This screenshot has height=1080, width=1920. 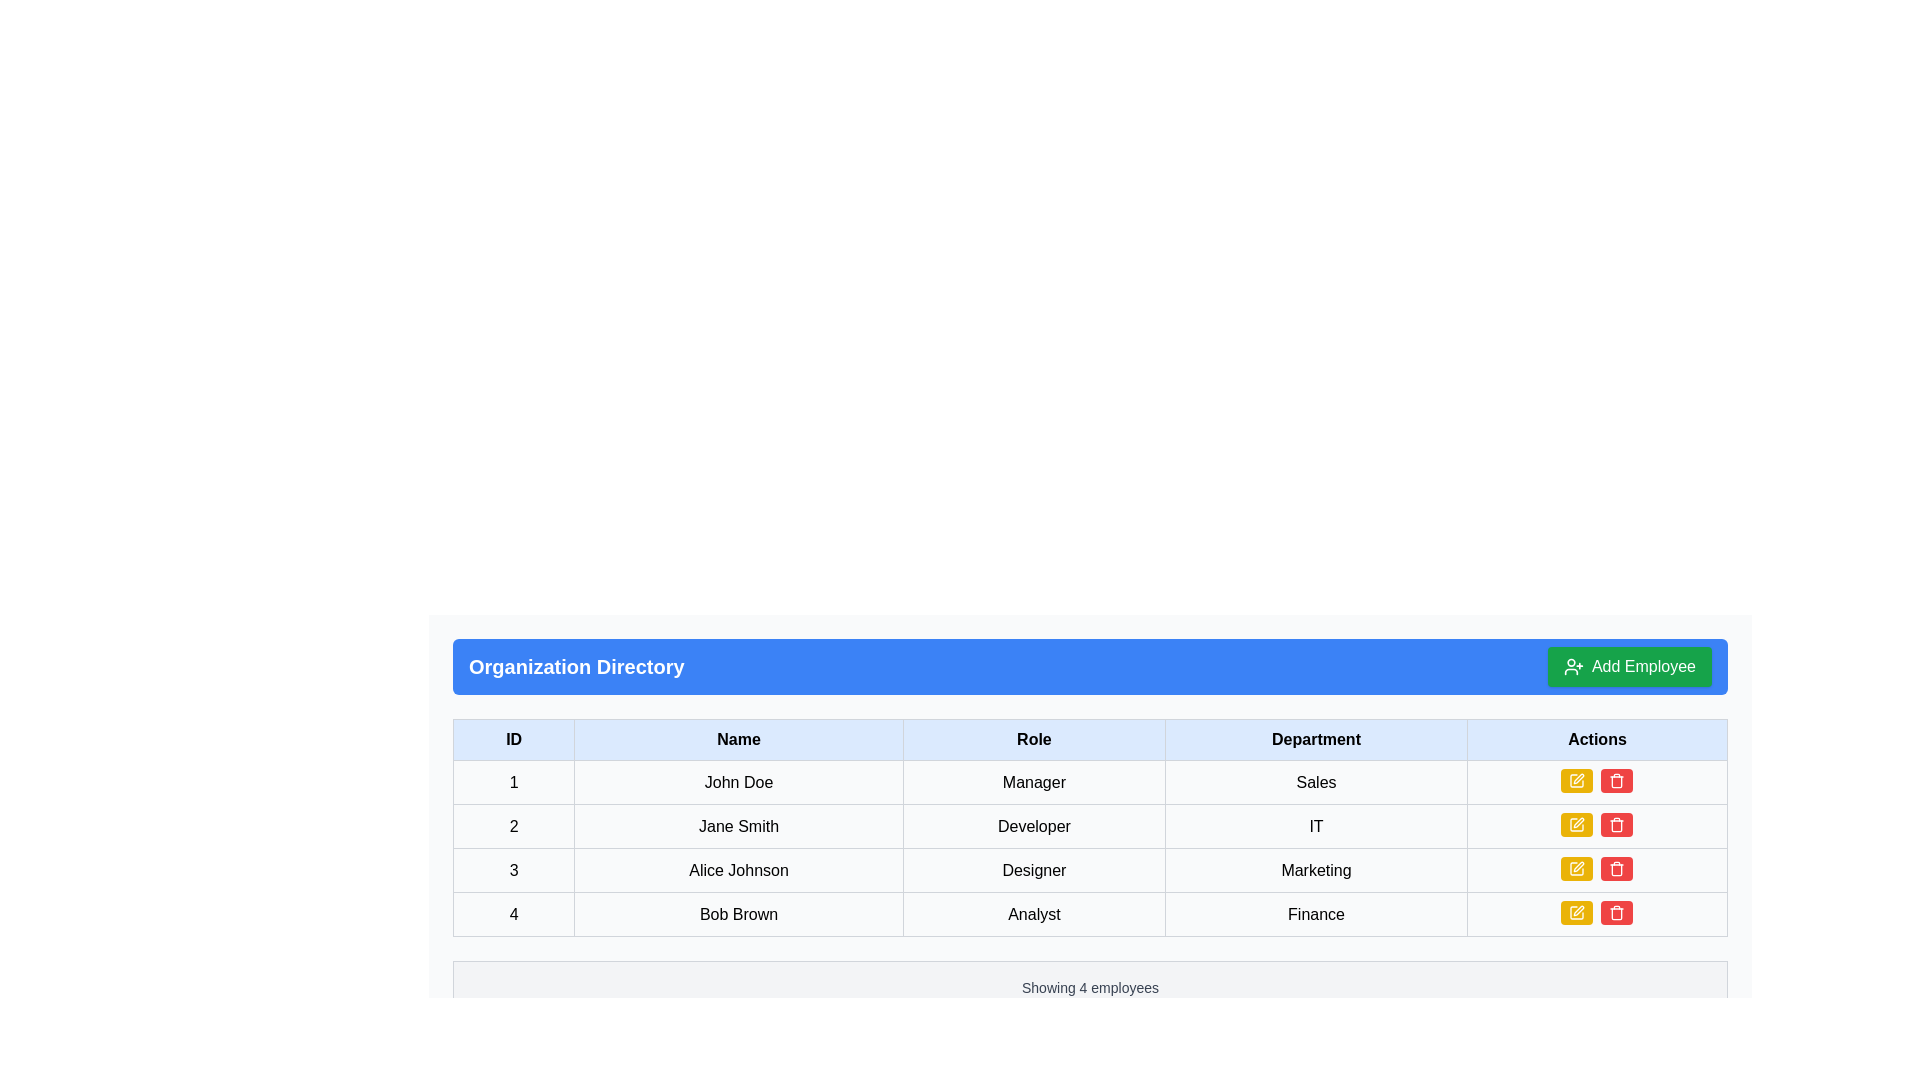 I want to click on the table header cell containing the text 'Department', which has a light blue background and a black bold font style, located in the header row of the data table, so click(x=1316, y=740).